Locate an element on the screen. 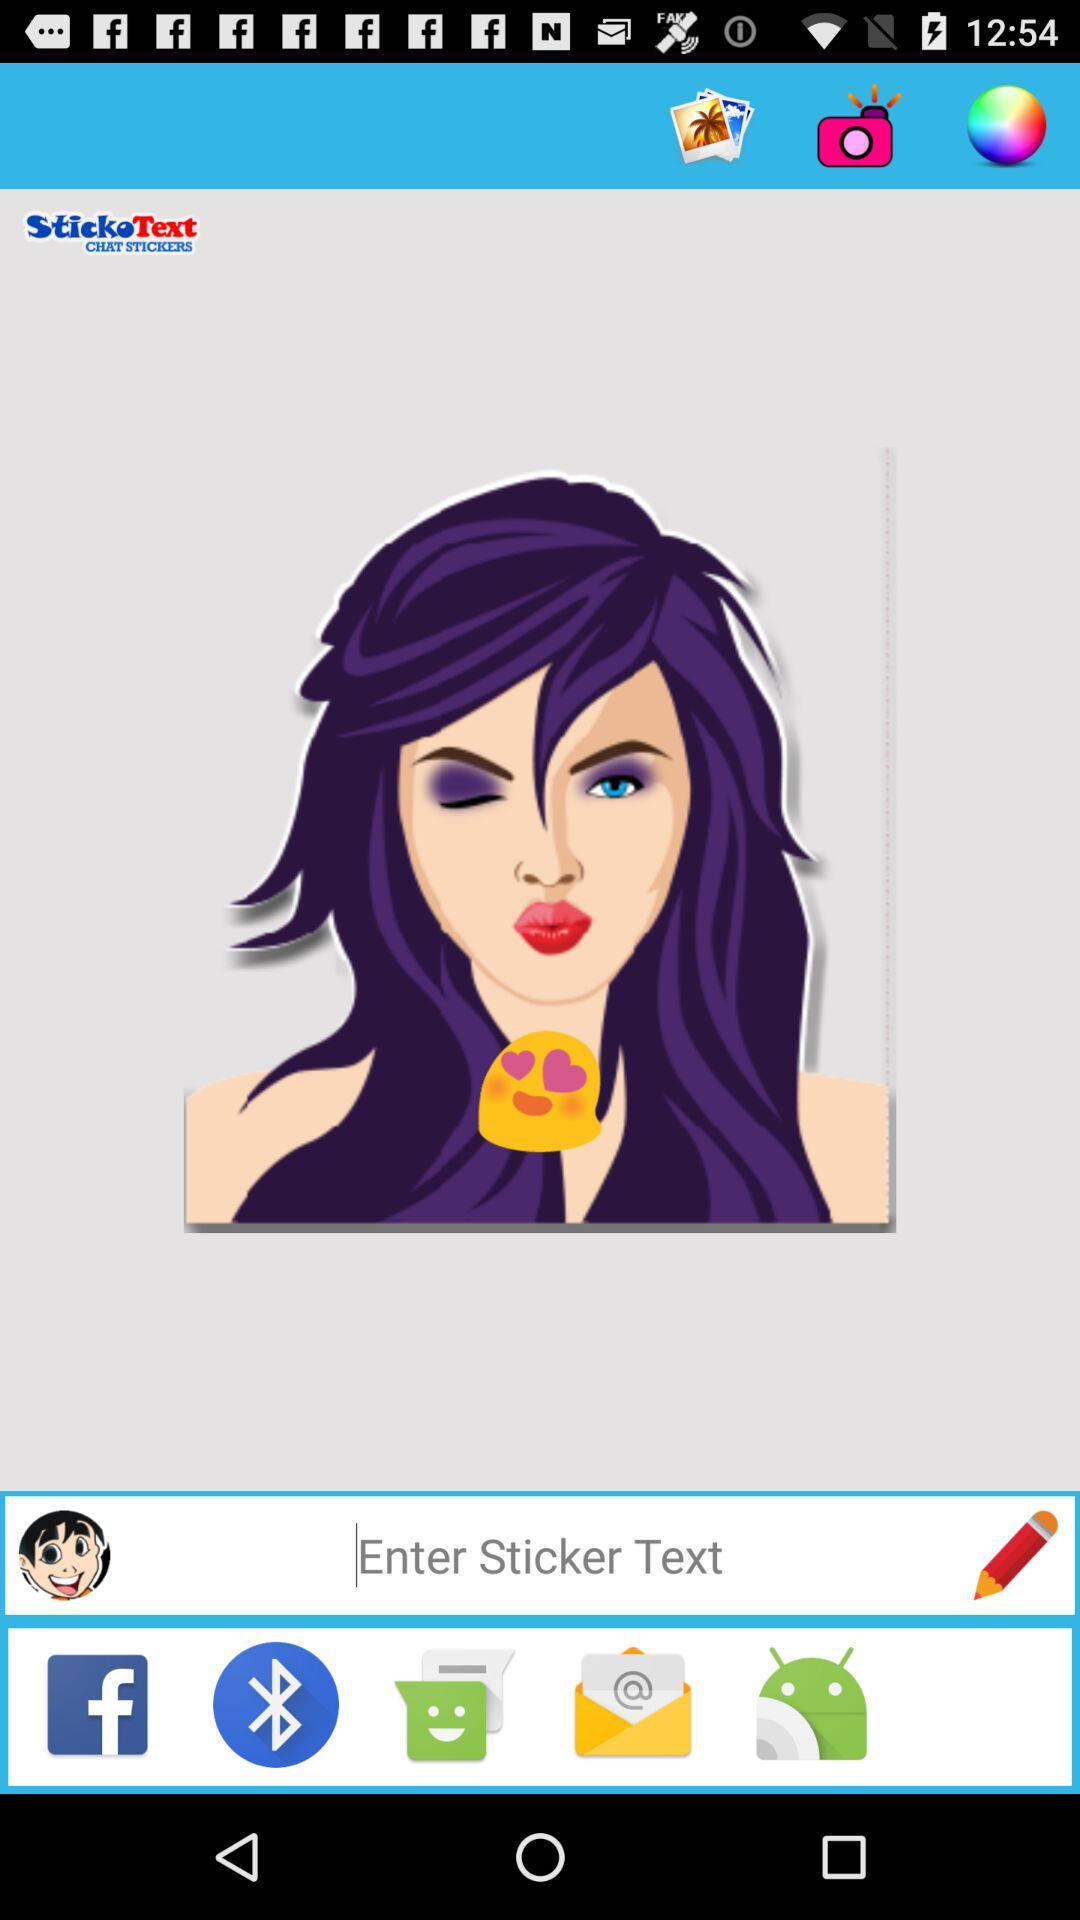 The height and width of the screenshot is (1920, 1080). option left to camera at top right is located at coordinates (711, 124).